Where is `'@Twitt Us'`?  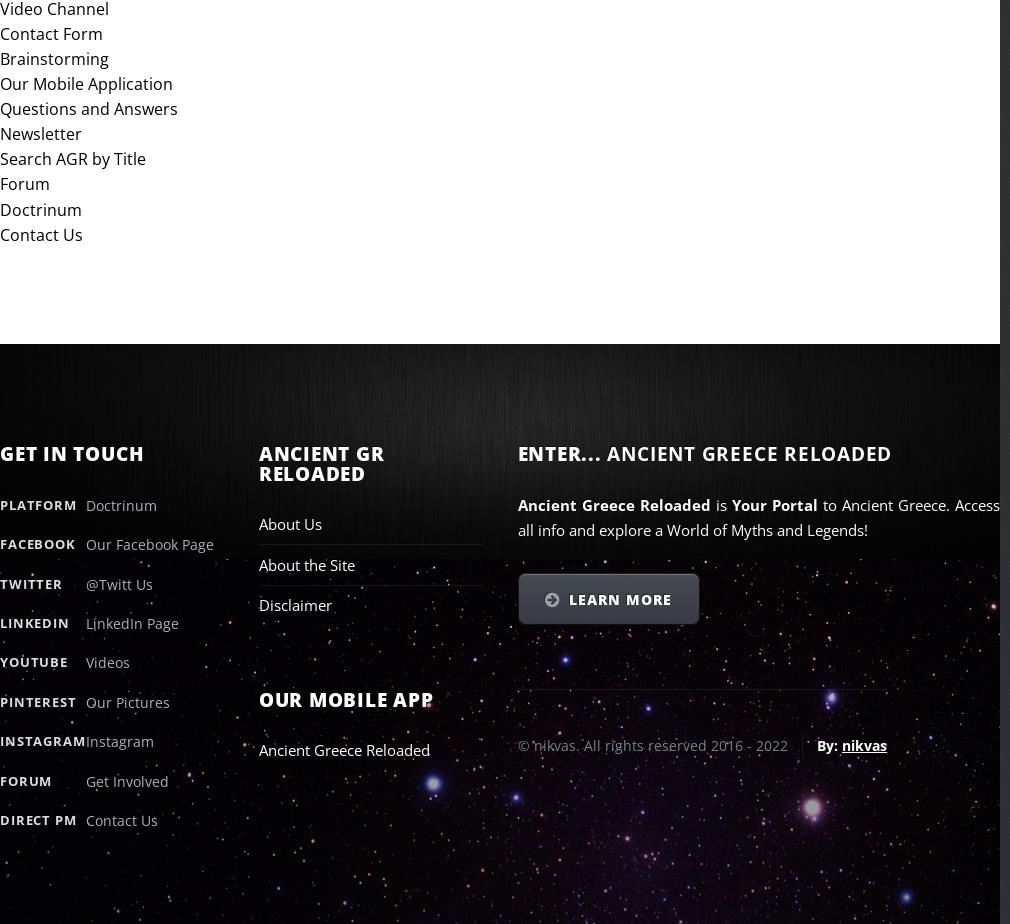
'@Twitt Us' is located at coordinates (84, 583).